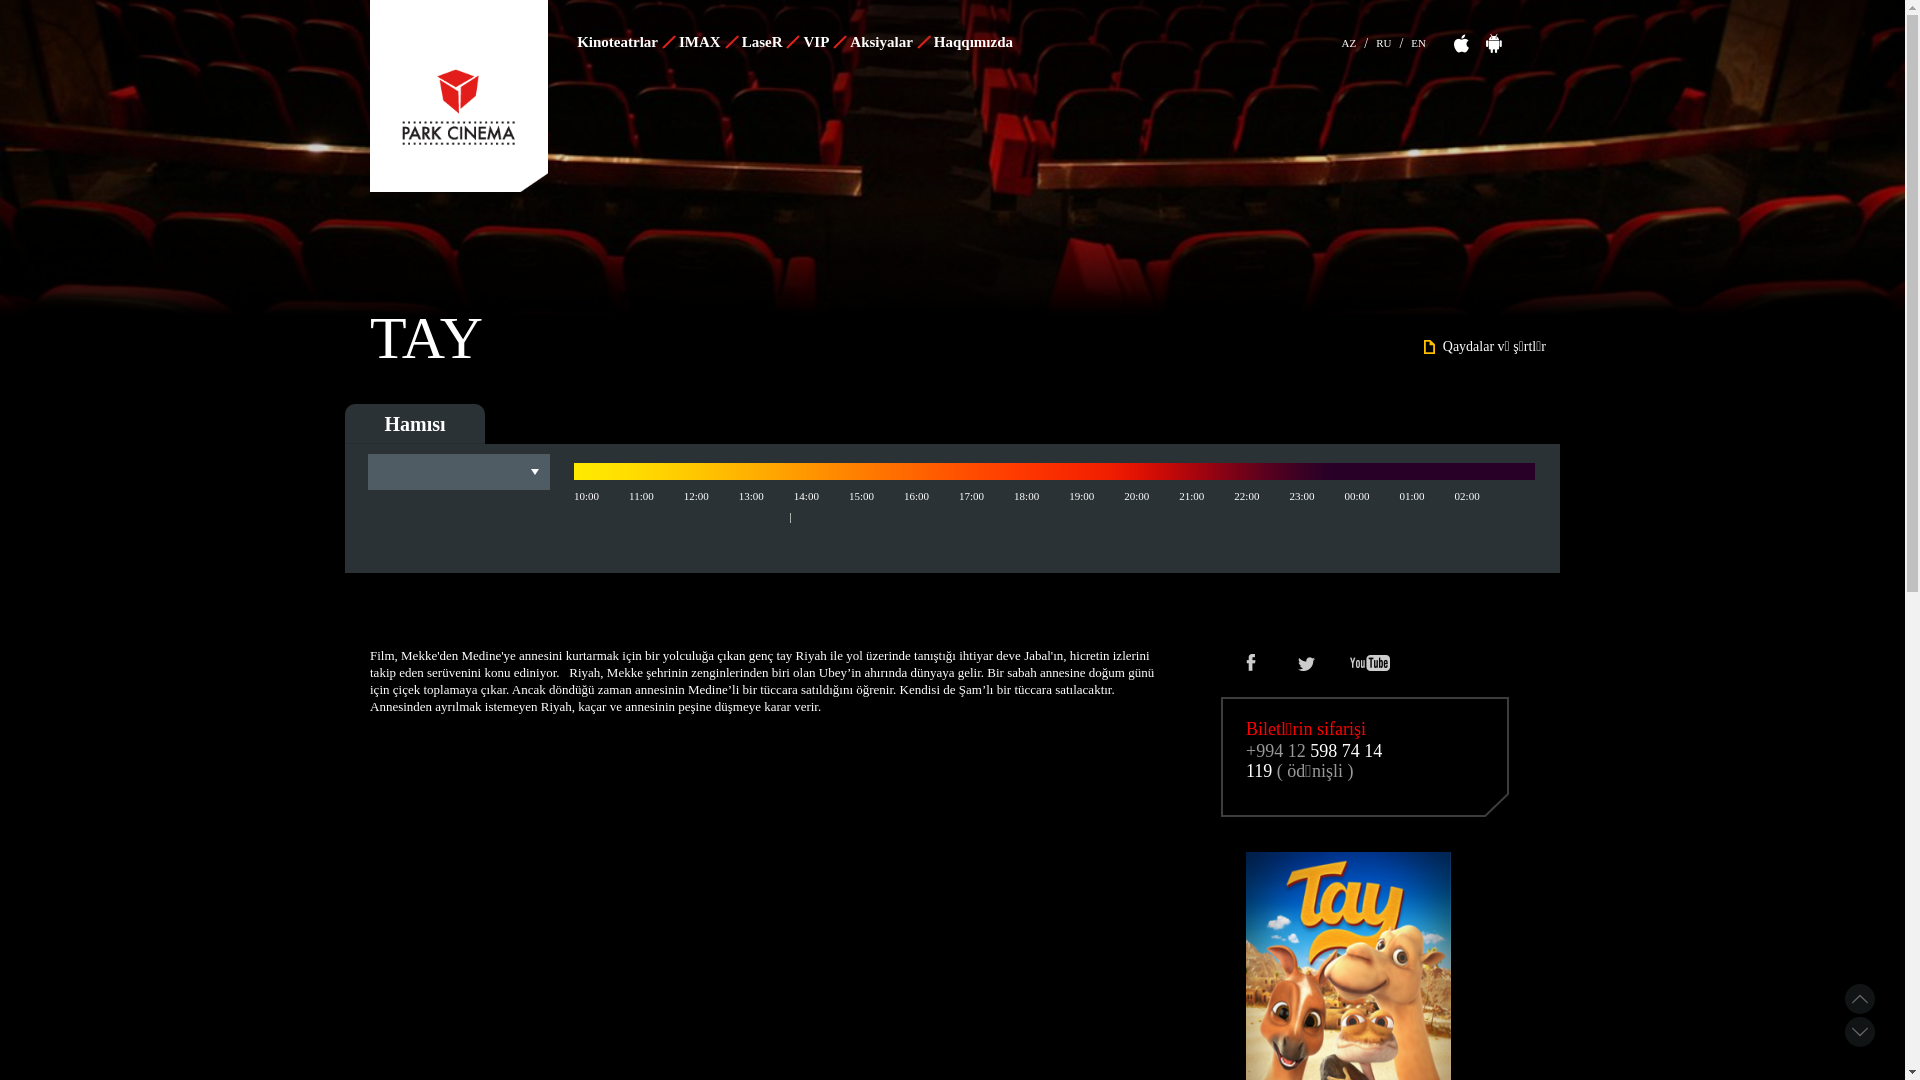  I want to click on 'AZ', so click(1342, 40).